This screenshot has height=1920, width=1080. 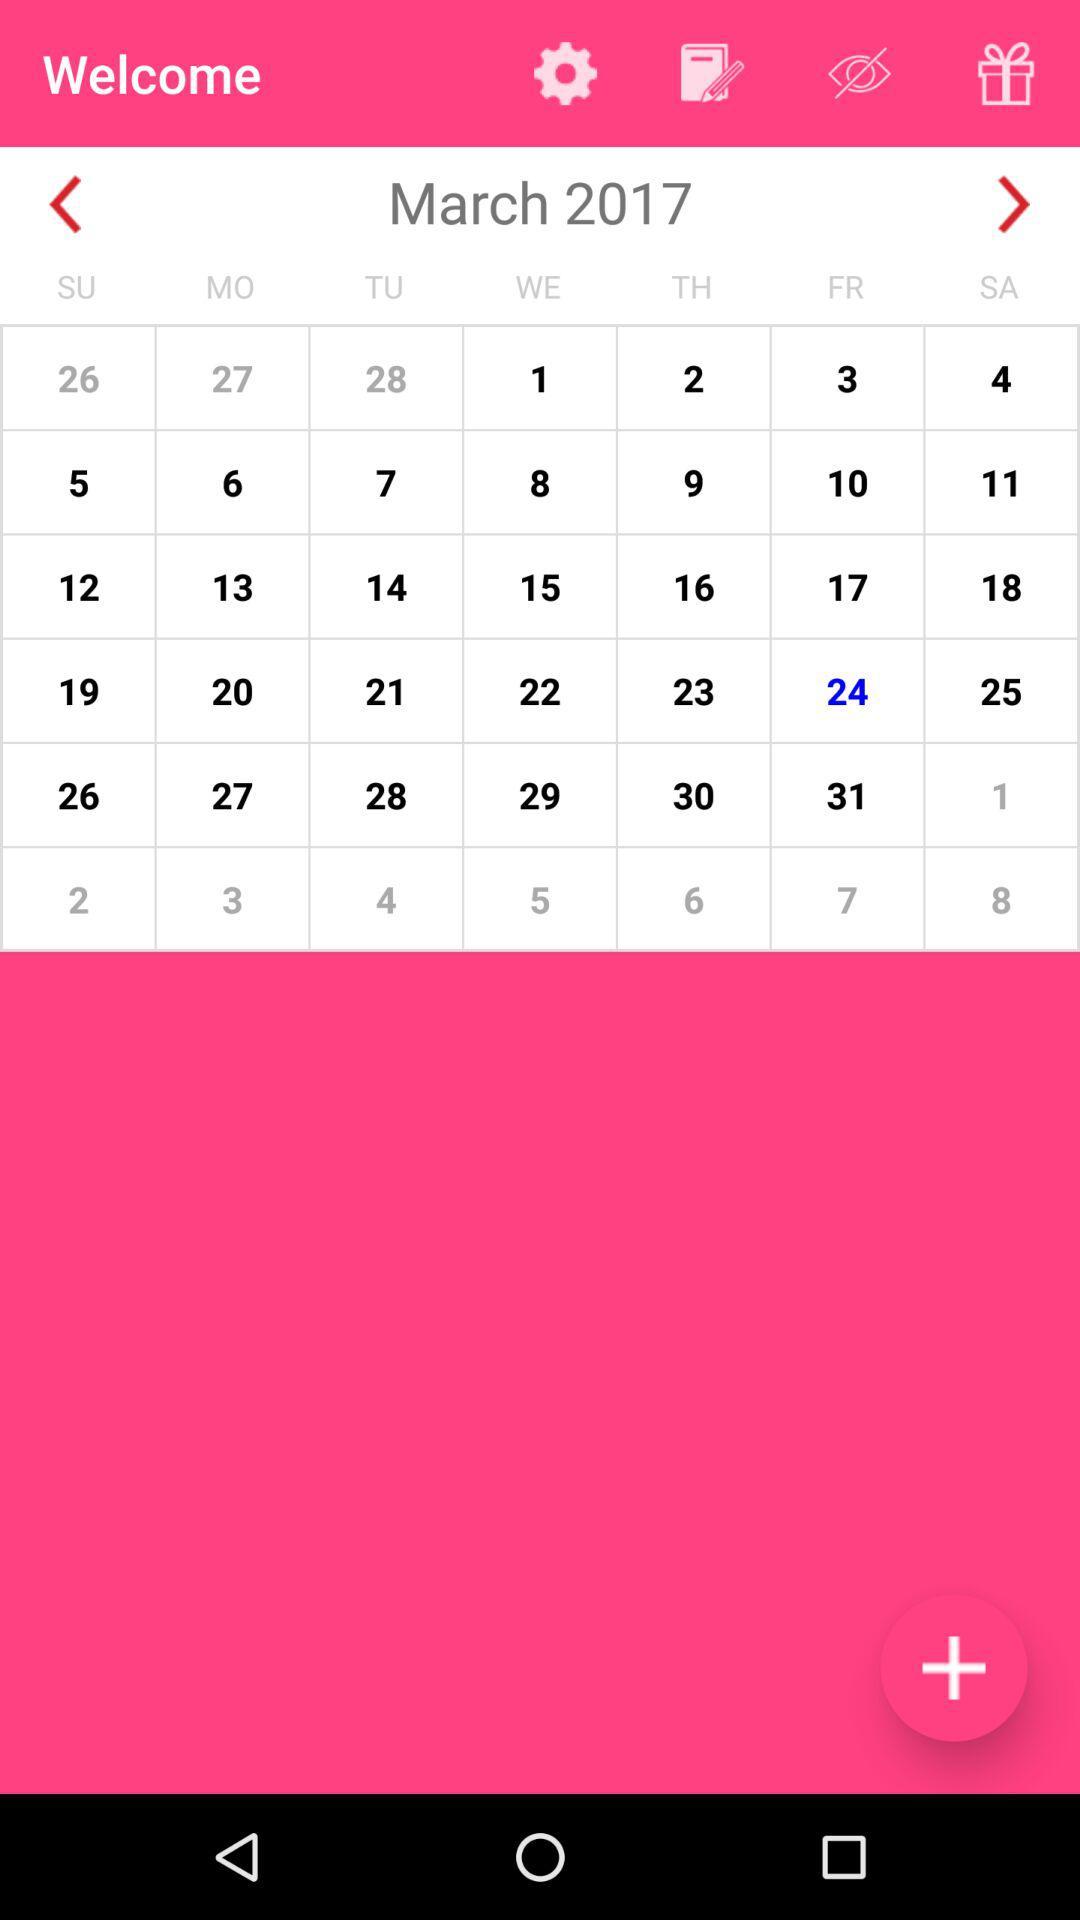 I want to click on item below the 7 icon, so click(x=952, y=1668).